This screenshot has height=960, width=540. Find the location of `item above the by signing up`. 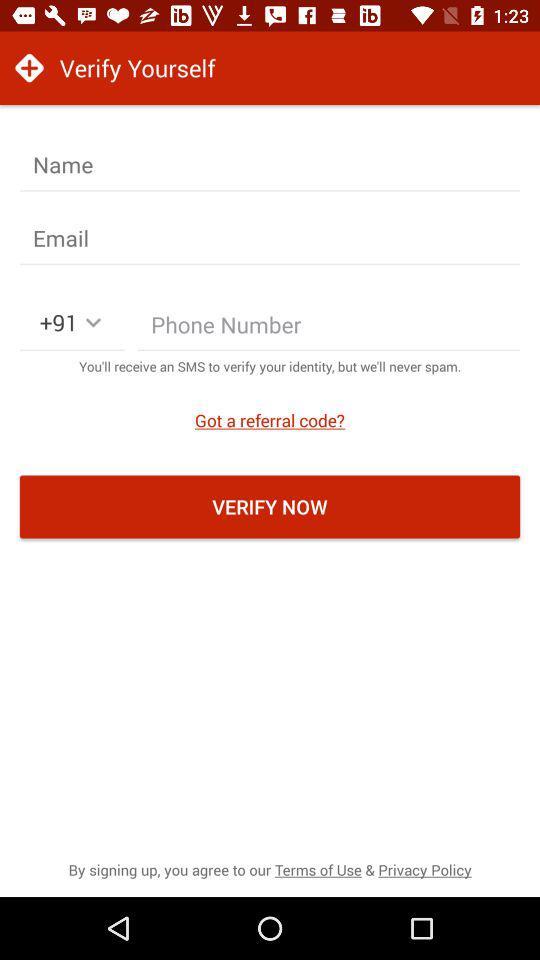

item above the by signing up is located at coordinates (270, 505).